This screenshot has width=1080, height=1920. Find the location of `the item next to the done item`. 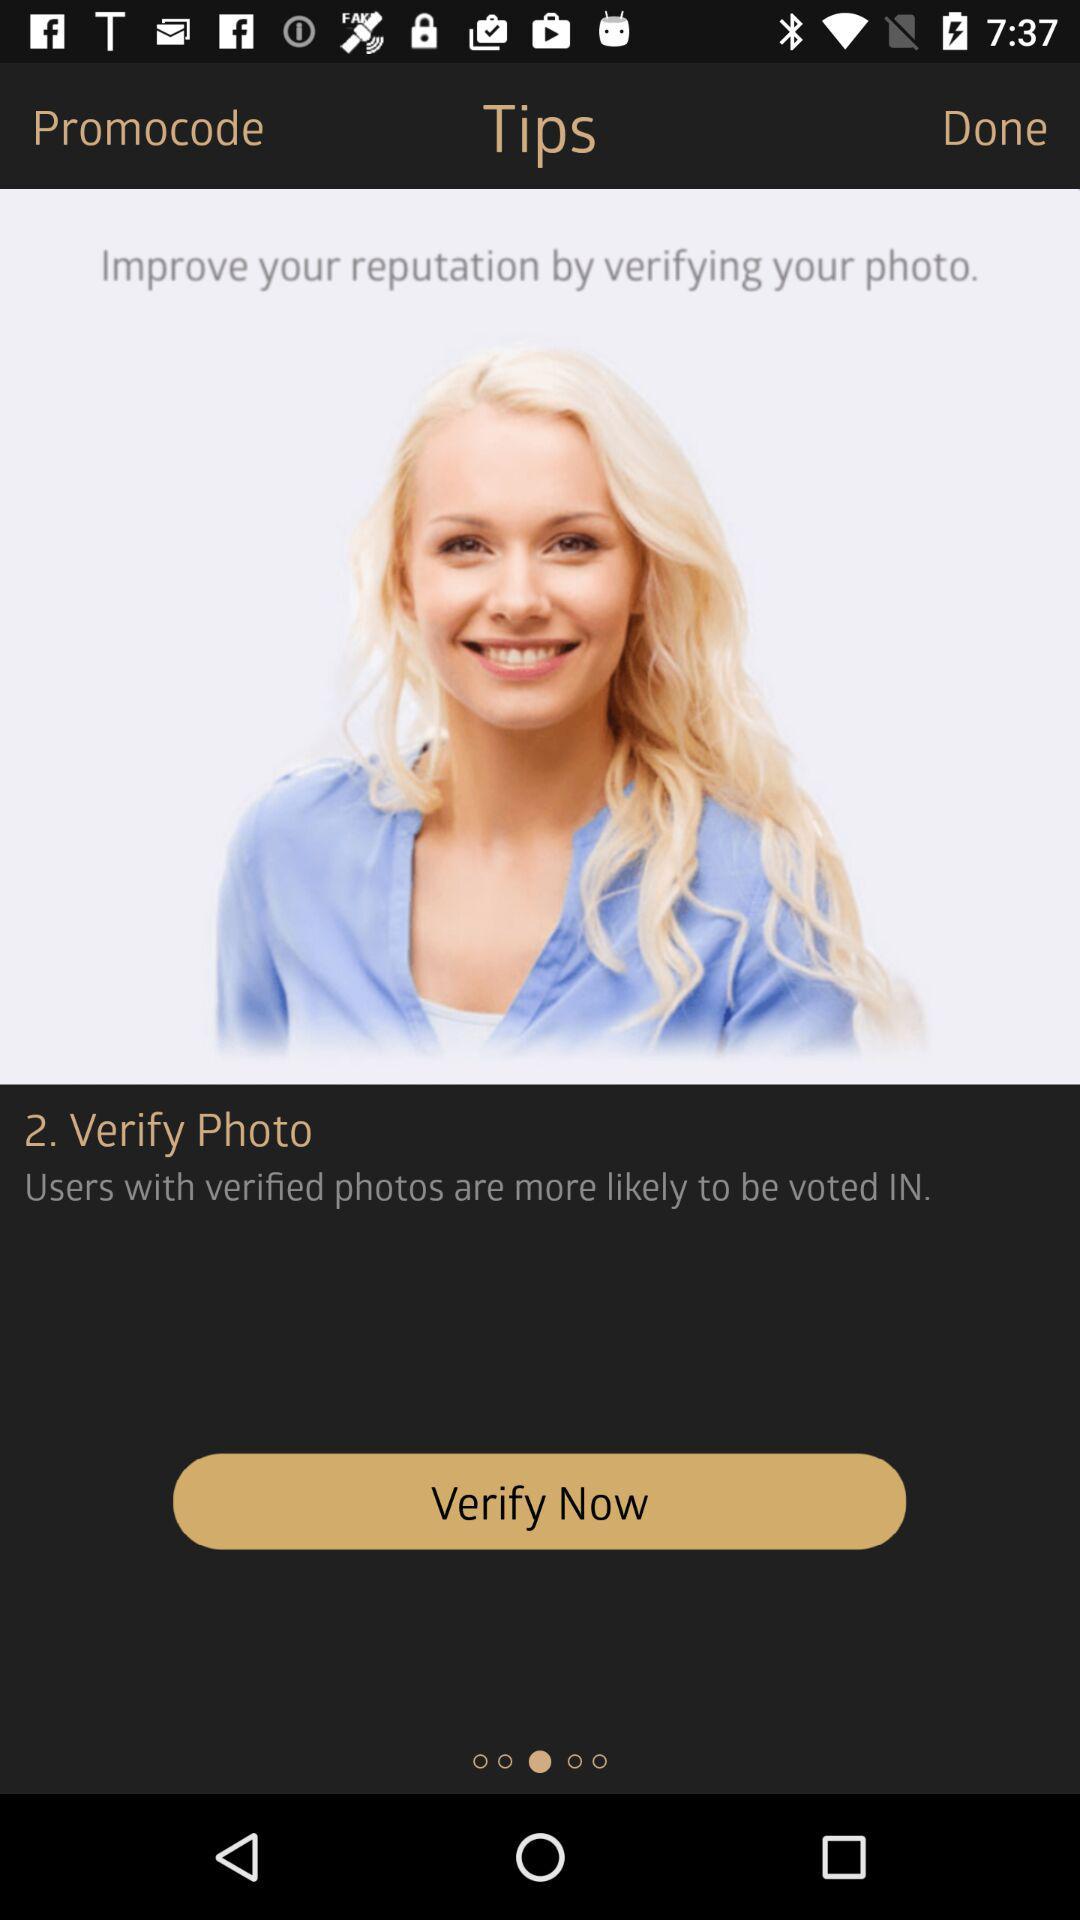

the item next to the done item is located at coordinates (538, 124).